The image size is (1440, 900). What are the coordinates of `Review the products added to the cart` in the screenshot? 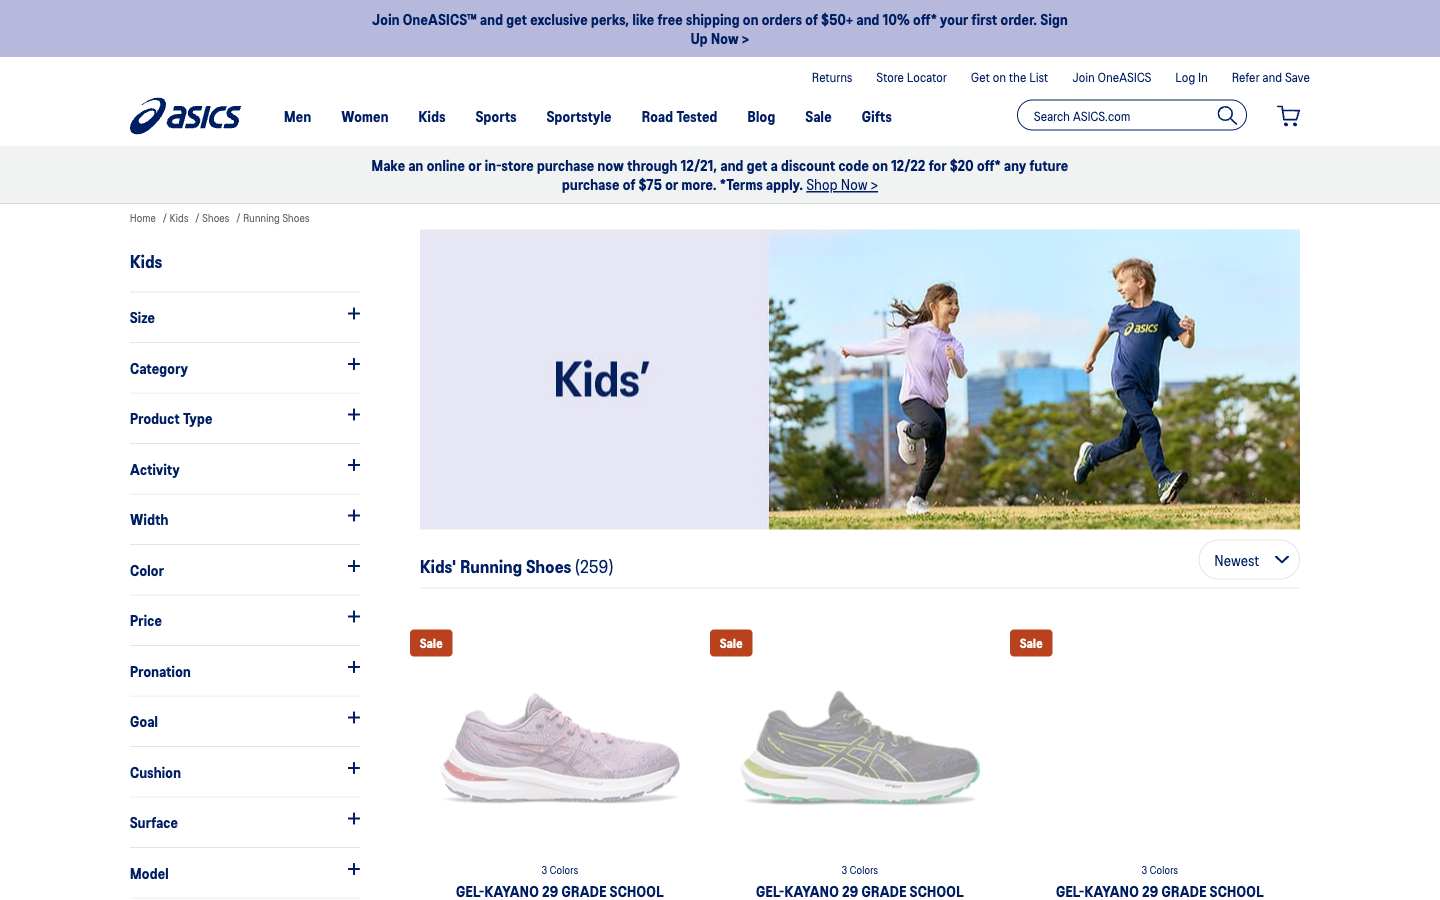 It's located at (1288, 116).